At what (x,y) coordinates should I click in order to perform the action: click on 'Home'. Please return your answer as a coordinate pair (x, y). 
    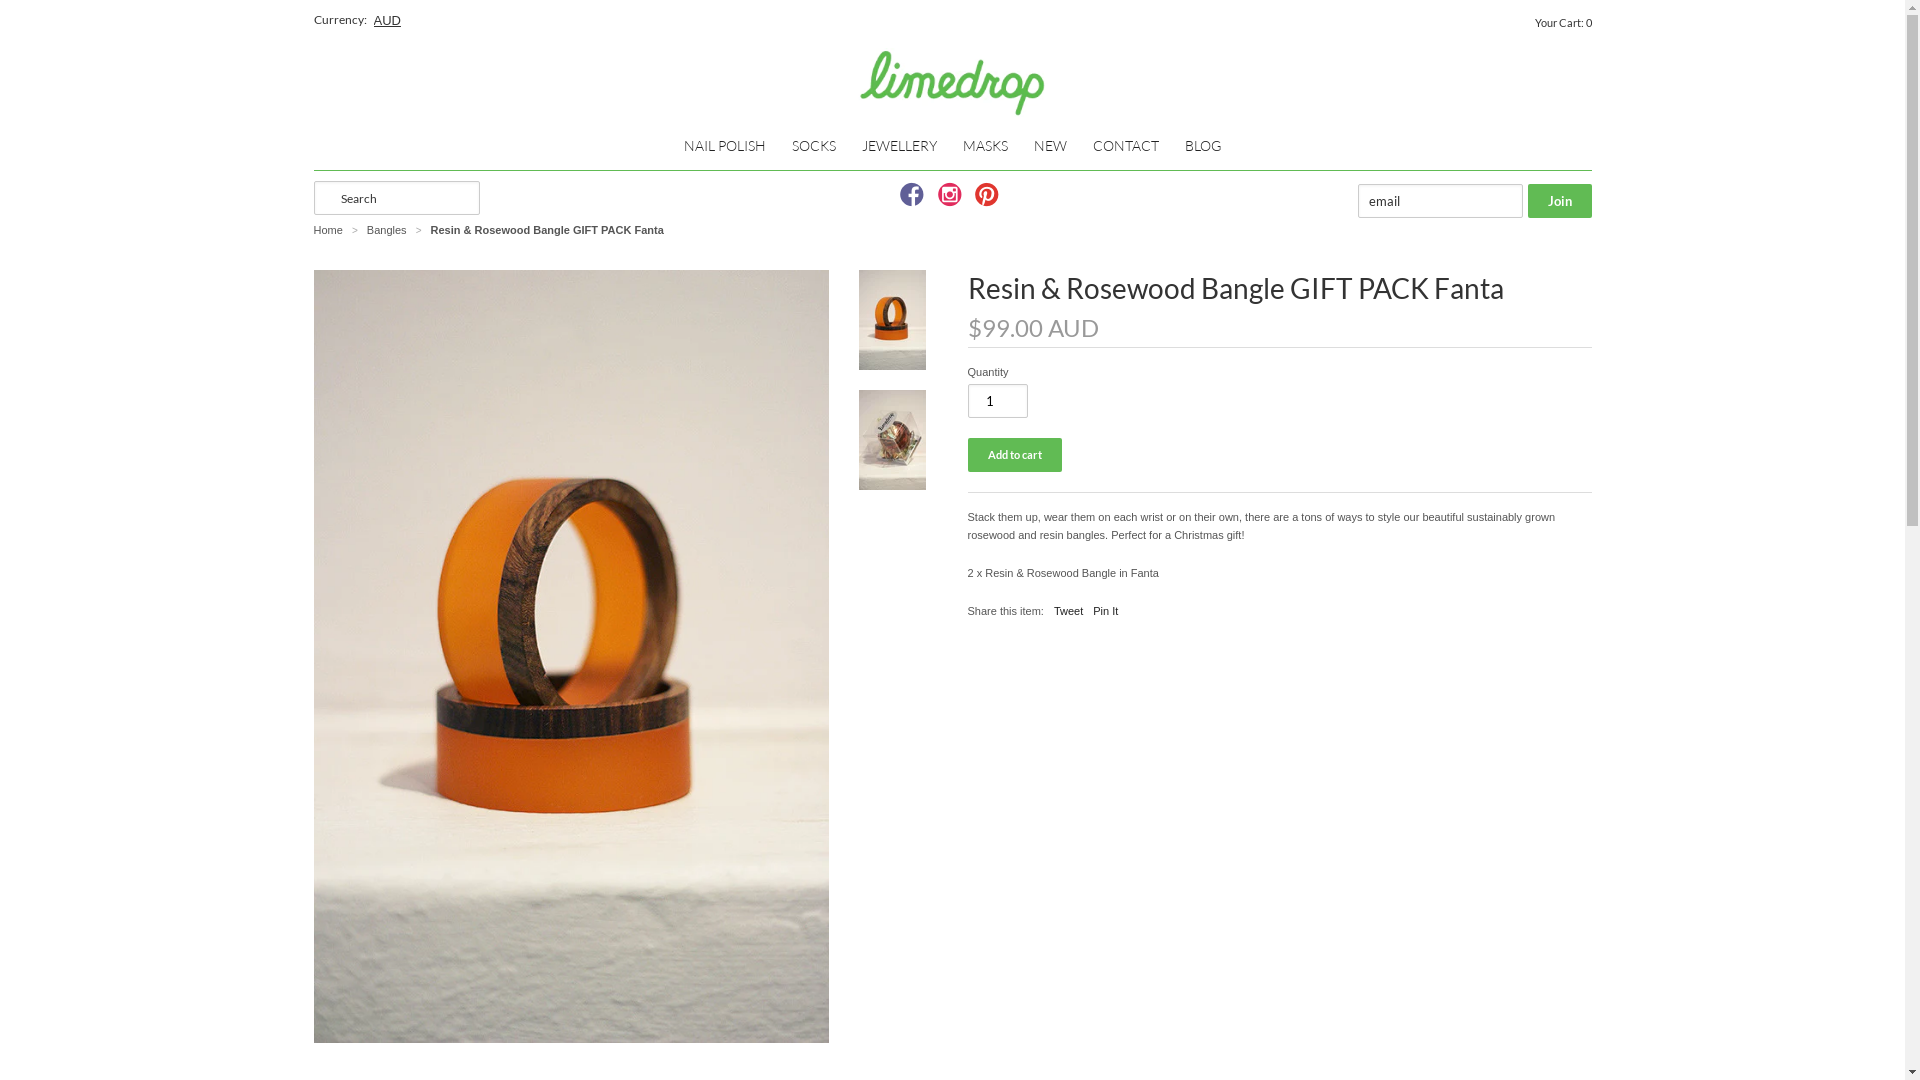
    Looking at the image, I should click on (312, 229).